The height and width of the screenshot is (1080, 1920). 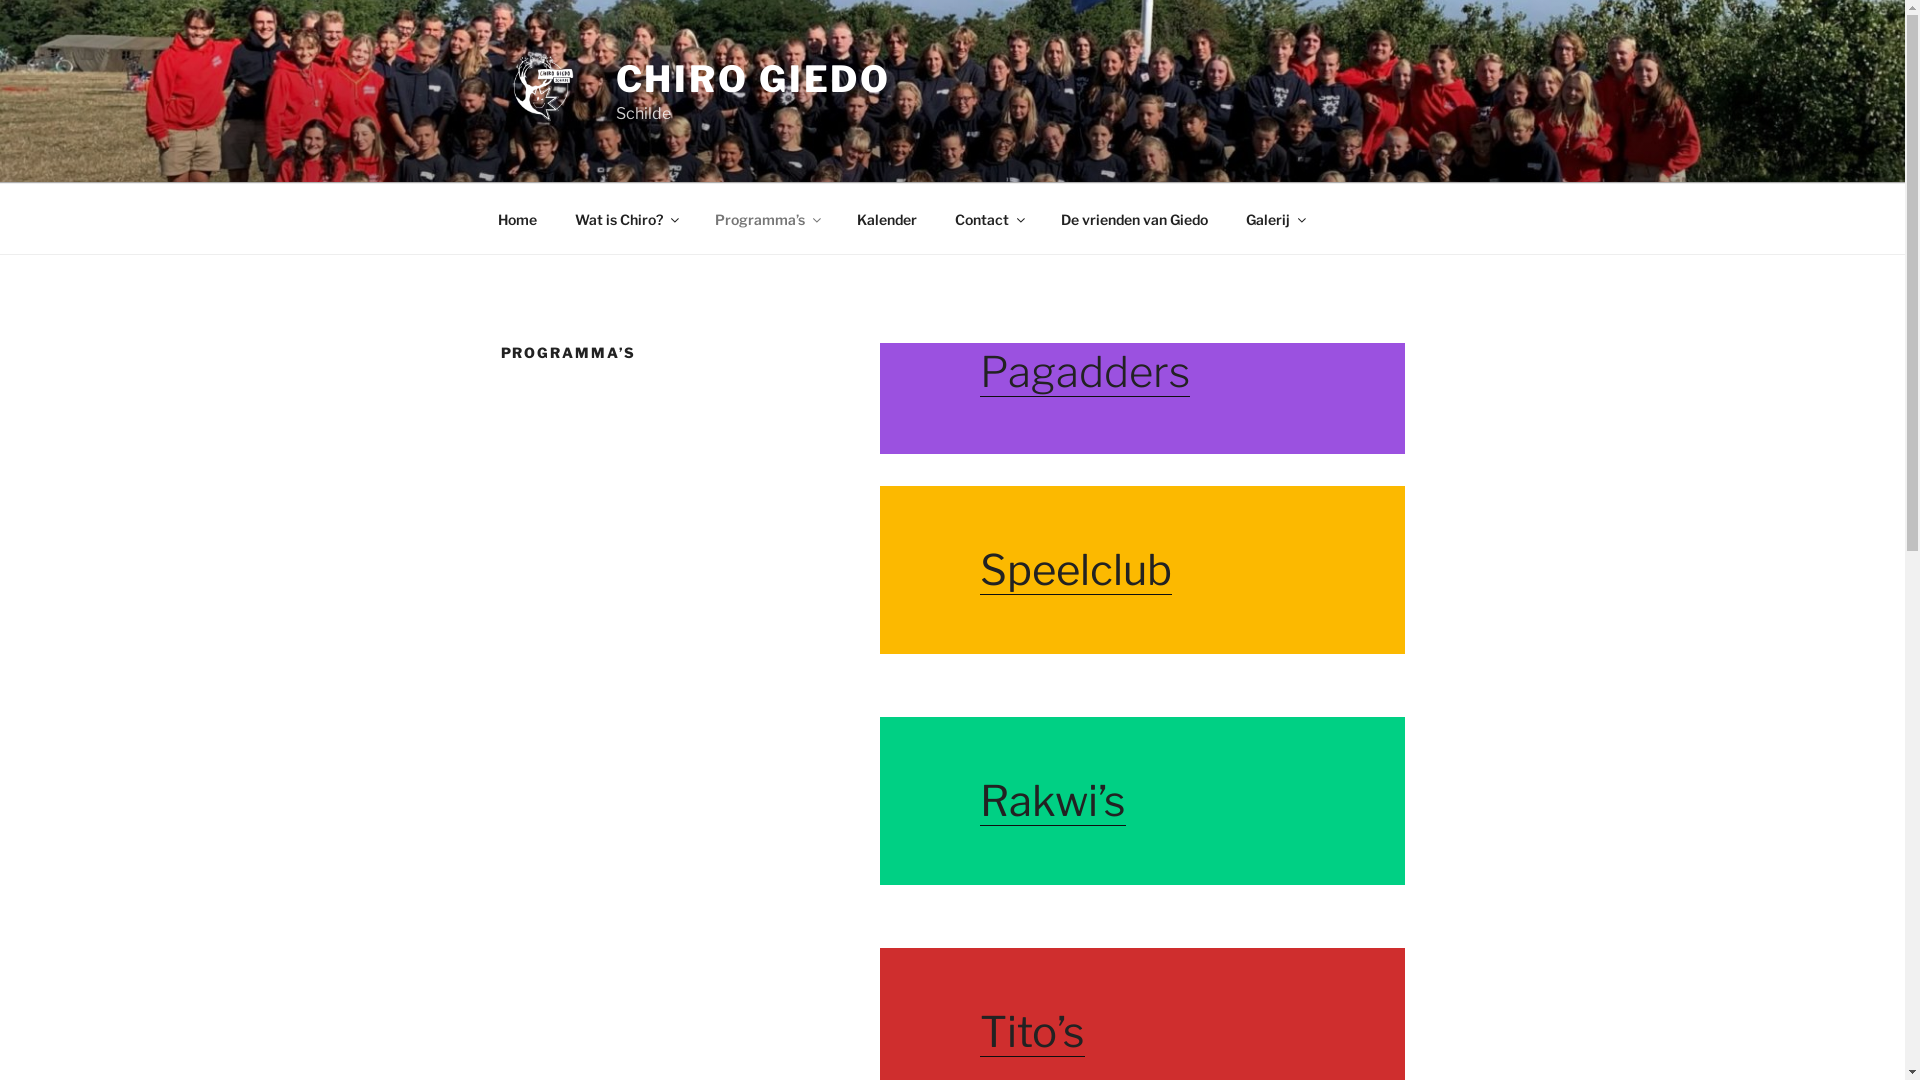 I want to click on 'Home', so click(x=480, y=218).